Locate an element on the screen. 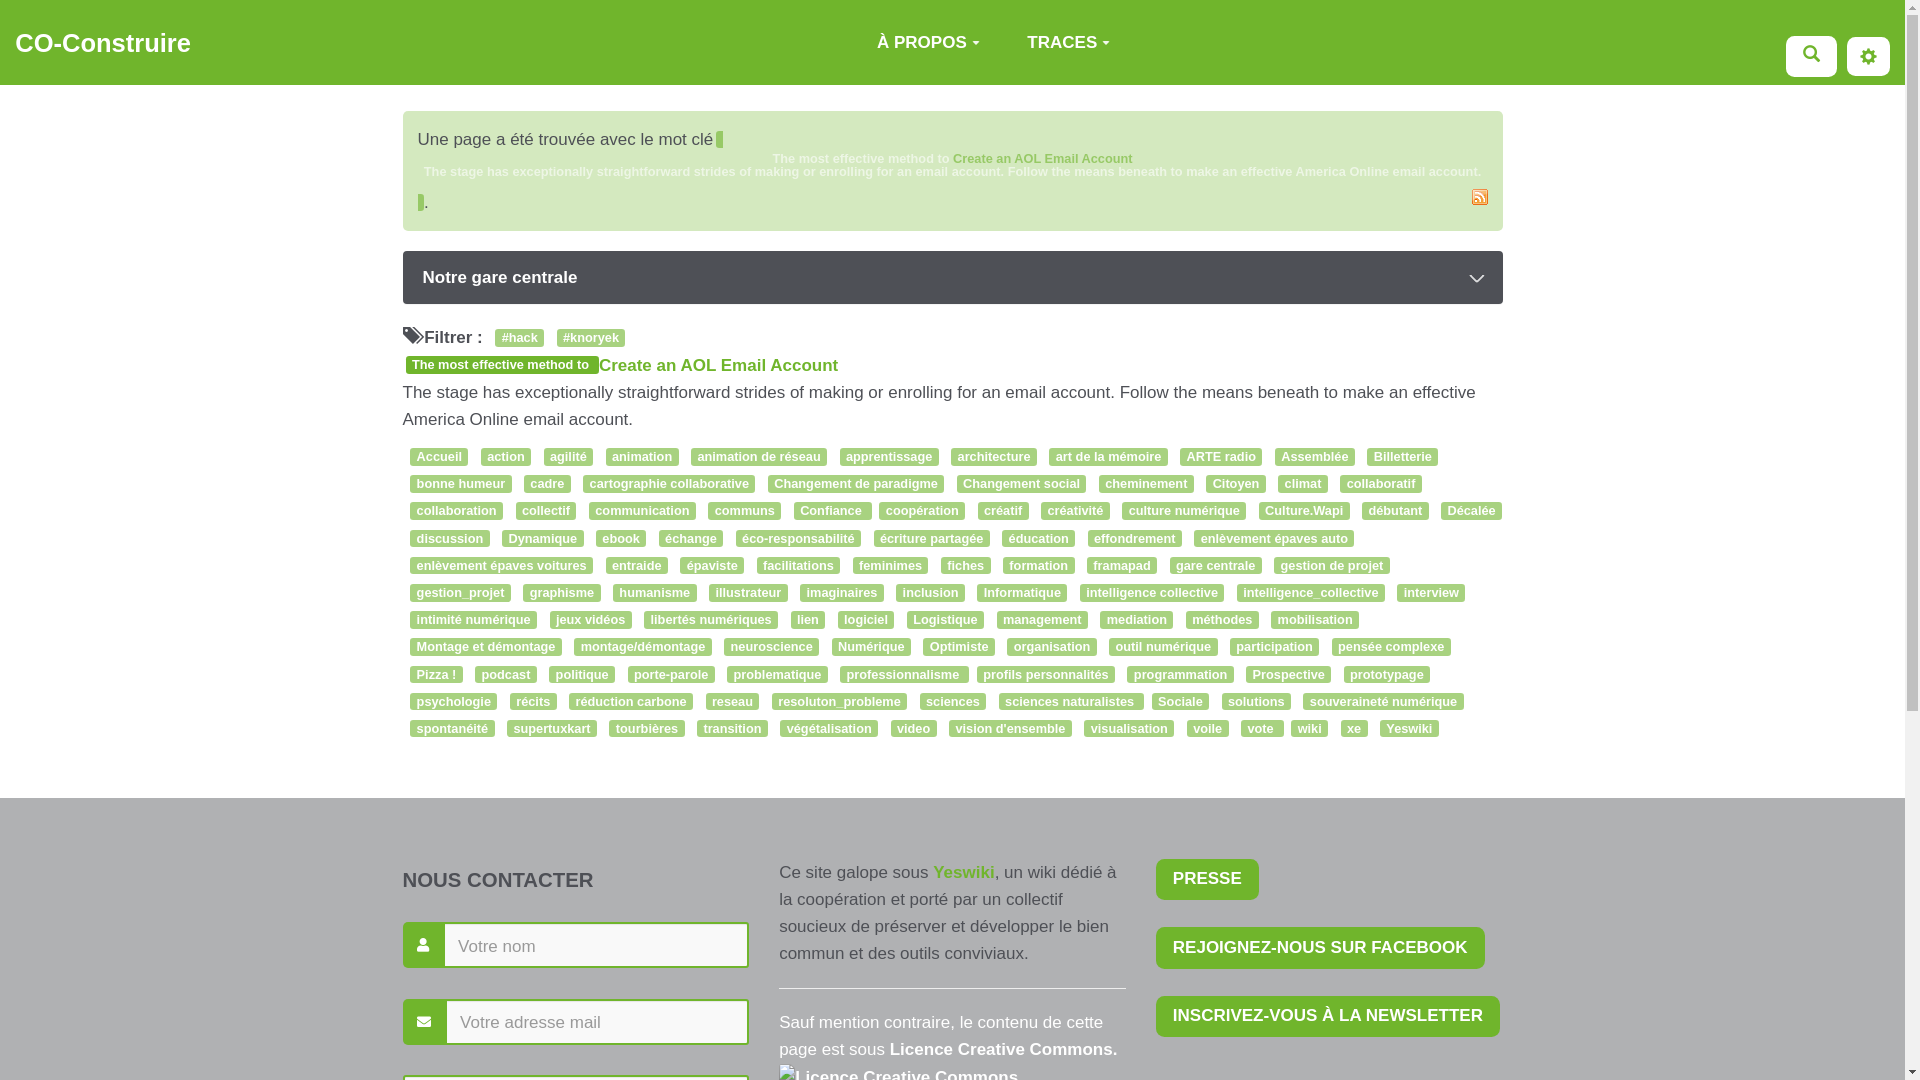 The image size is (1920, 1080). 'Sociale' is located at coordinates (1180, 701).